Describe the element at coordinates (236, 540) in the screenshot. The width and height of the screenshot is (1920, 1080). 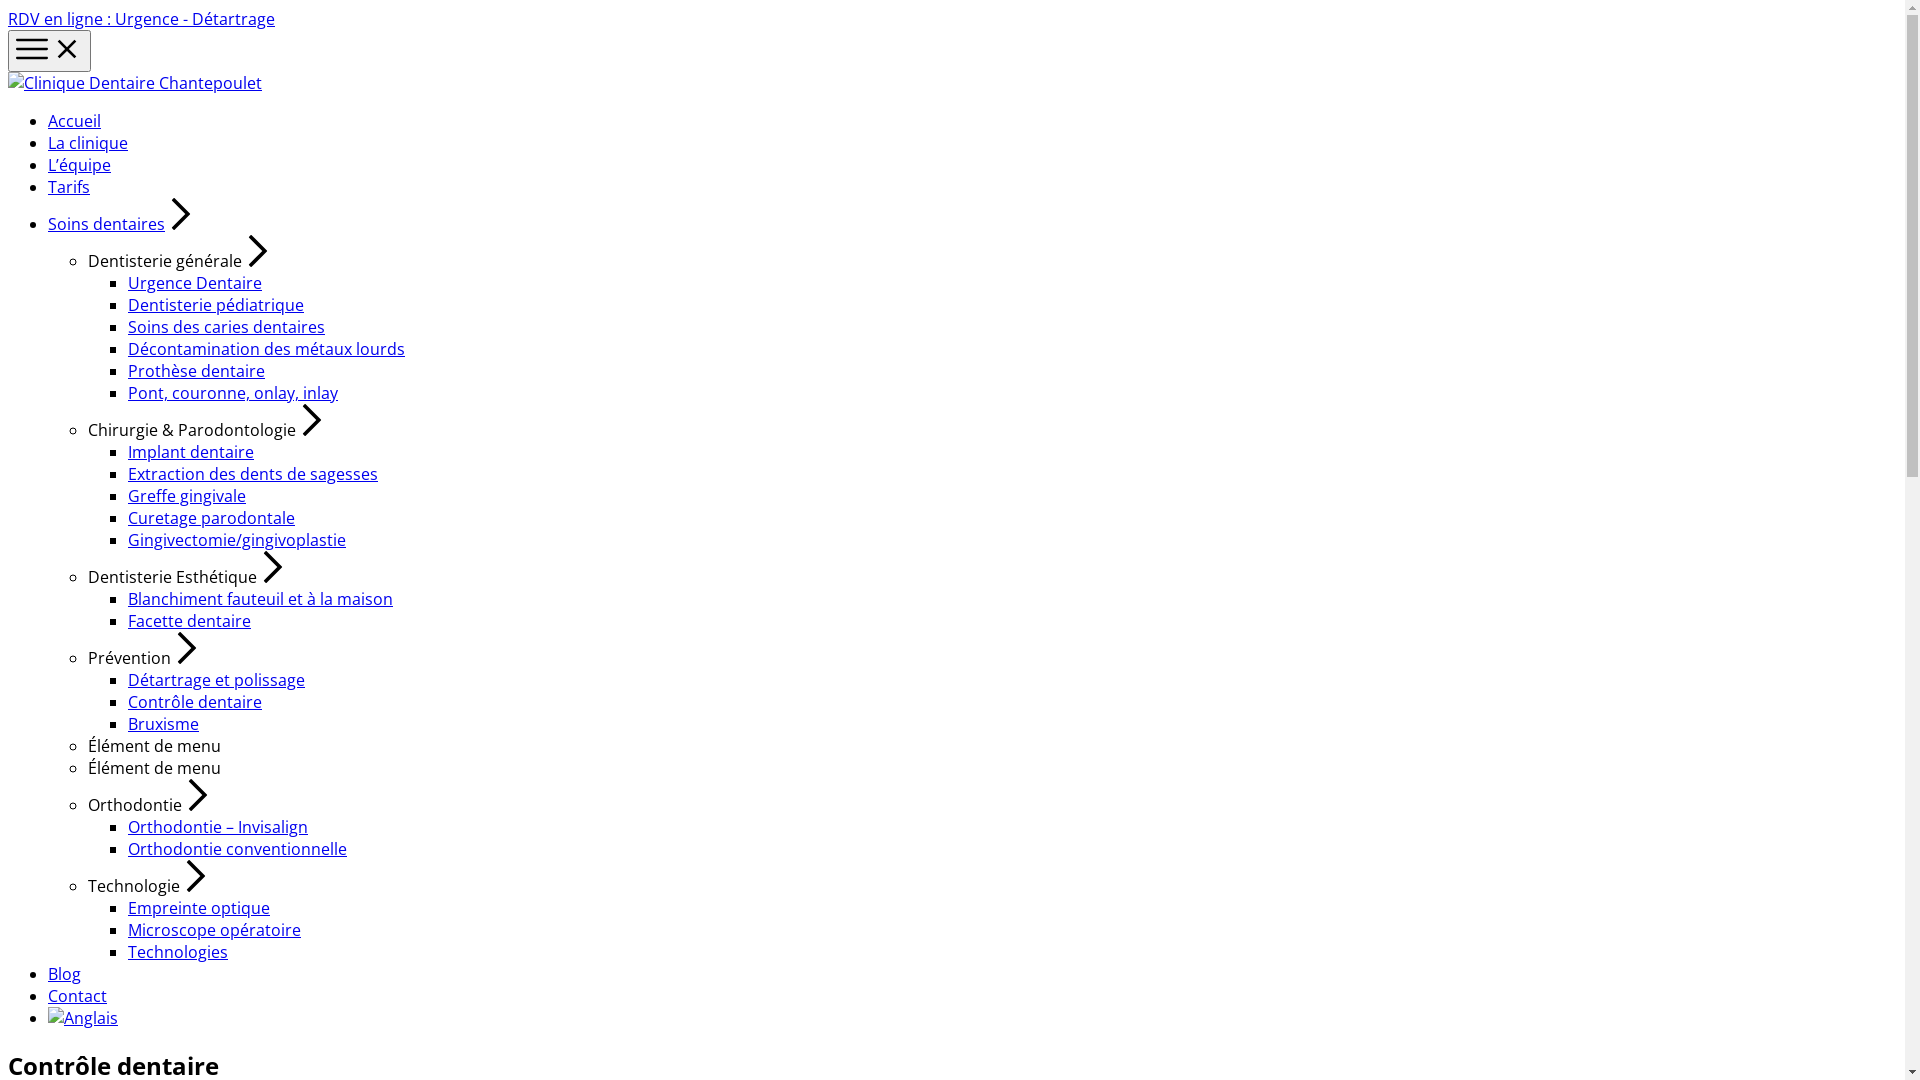
I see `'Gingivectomie/gingivoplastie'` at that location.